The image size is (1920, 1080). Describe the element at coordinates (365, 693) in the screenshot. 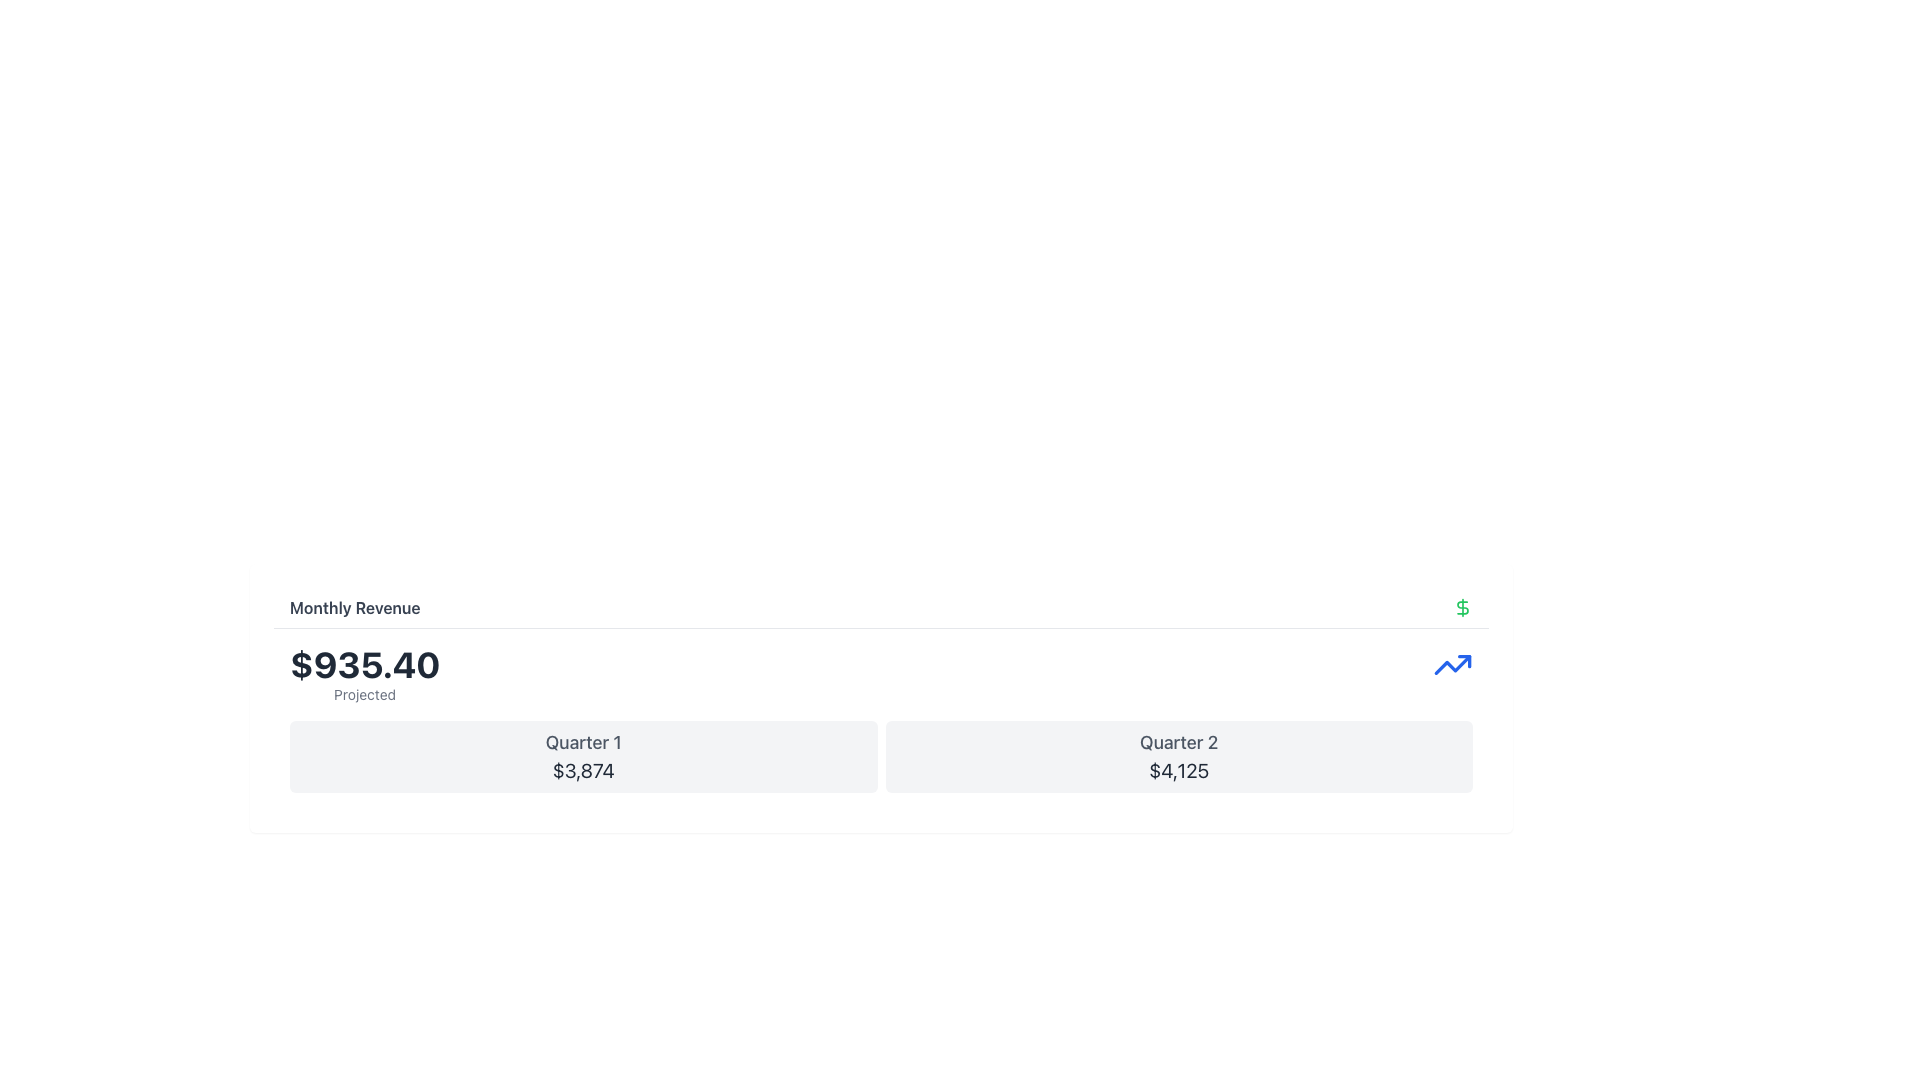

I see `the Text Label that provides contextual information for the projected value, located below the text '$935.40' and centrally aligned horizontally` at that location.